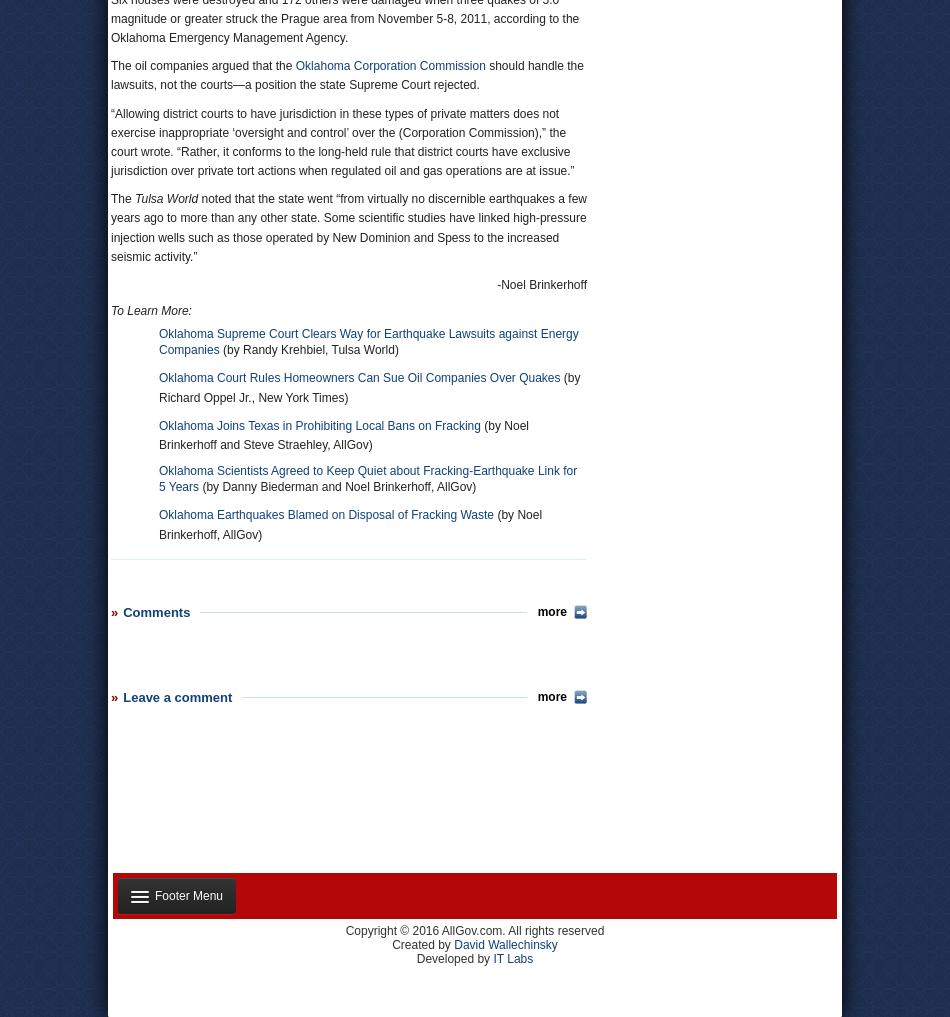 The image size is (950, 1017). I want to click on '“Allowing district courts to have jurisdiction in these types of private matters does not exercise inappropriate ‘oversight and control’ over the (Corporation Commission),” the court wrote. “Rather, it conforms to the long-held rule that district courts have exclusive jurisdiction over private tort actions when regulated oil and gas operations are at issue.”', so click(341, 140).